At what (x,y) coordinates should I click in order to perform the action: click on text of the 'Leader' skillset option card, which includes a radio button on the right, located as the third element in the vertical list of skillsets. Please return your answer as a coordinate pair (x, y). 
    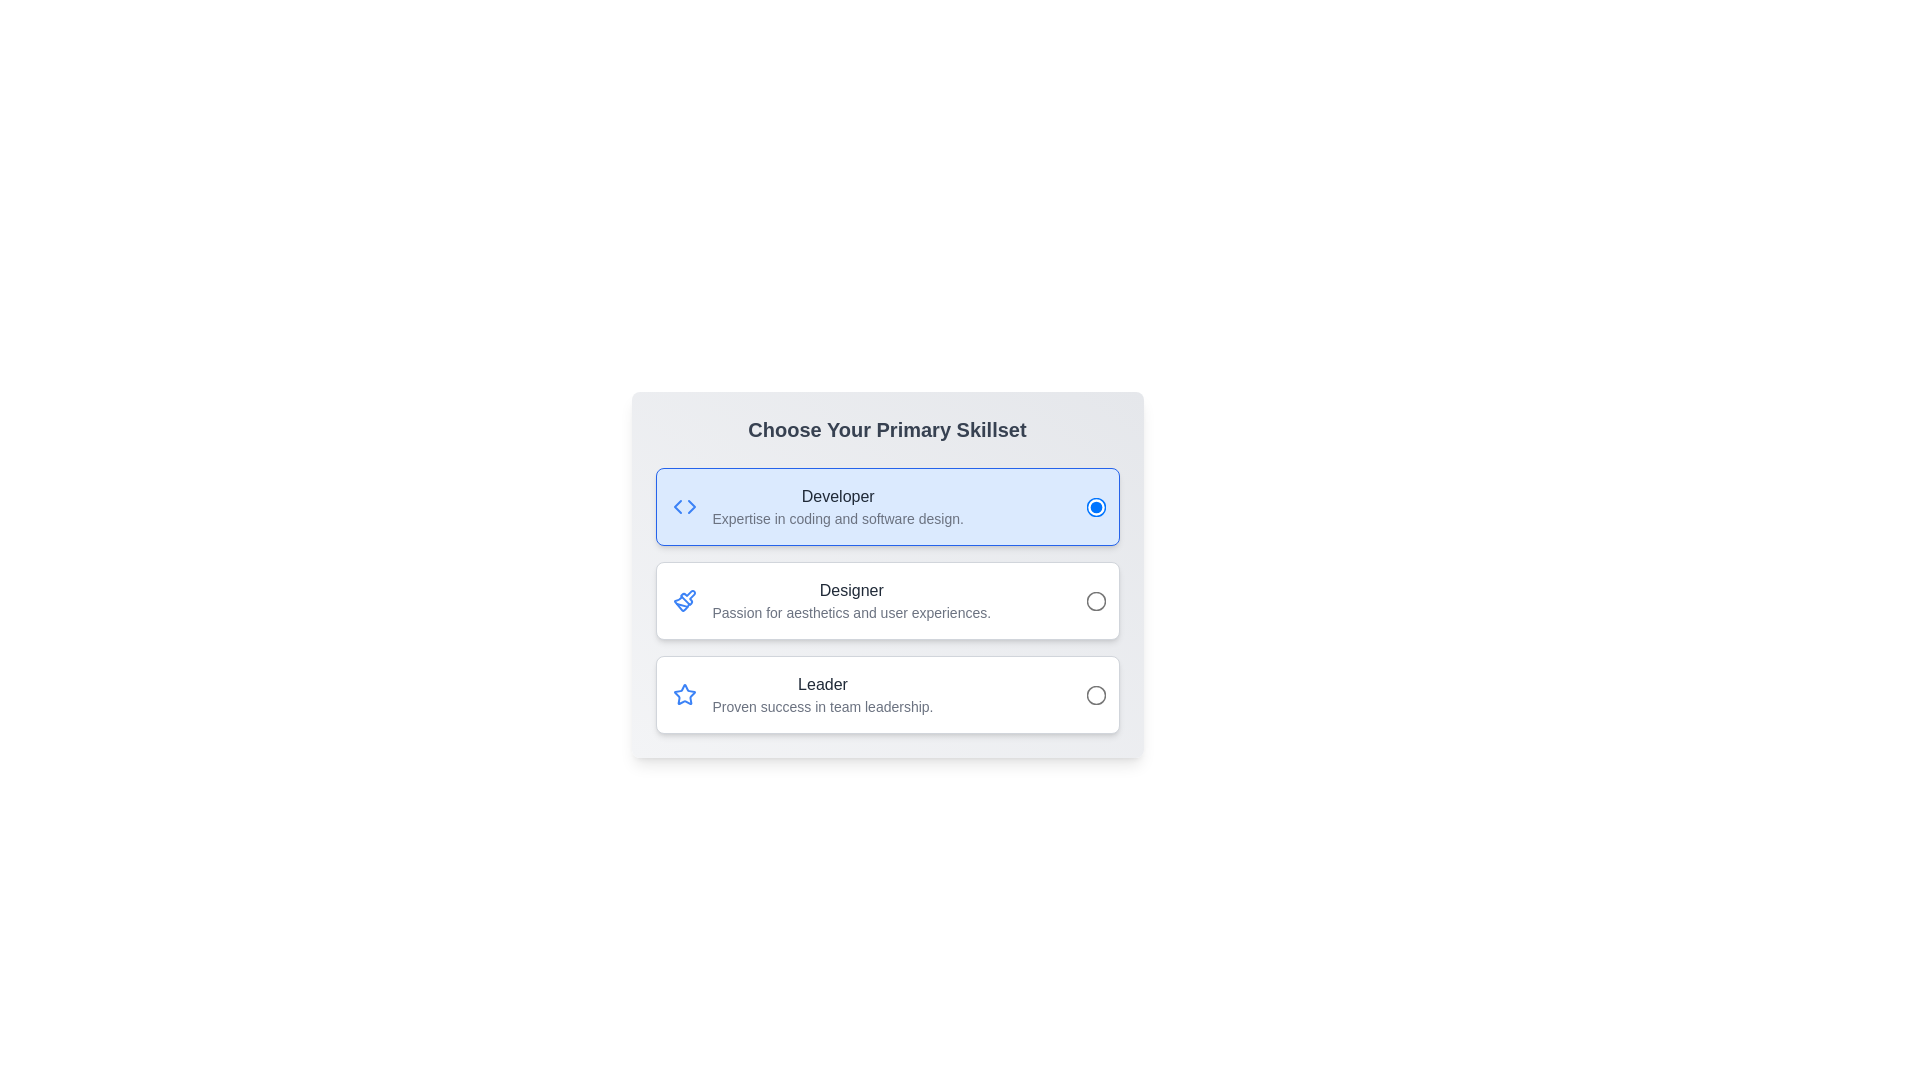
    Looking at the image, I should click on (886, 693).